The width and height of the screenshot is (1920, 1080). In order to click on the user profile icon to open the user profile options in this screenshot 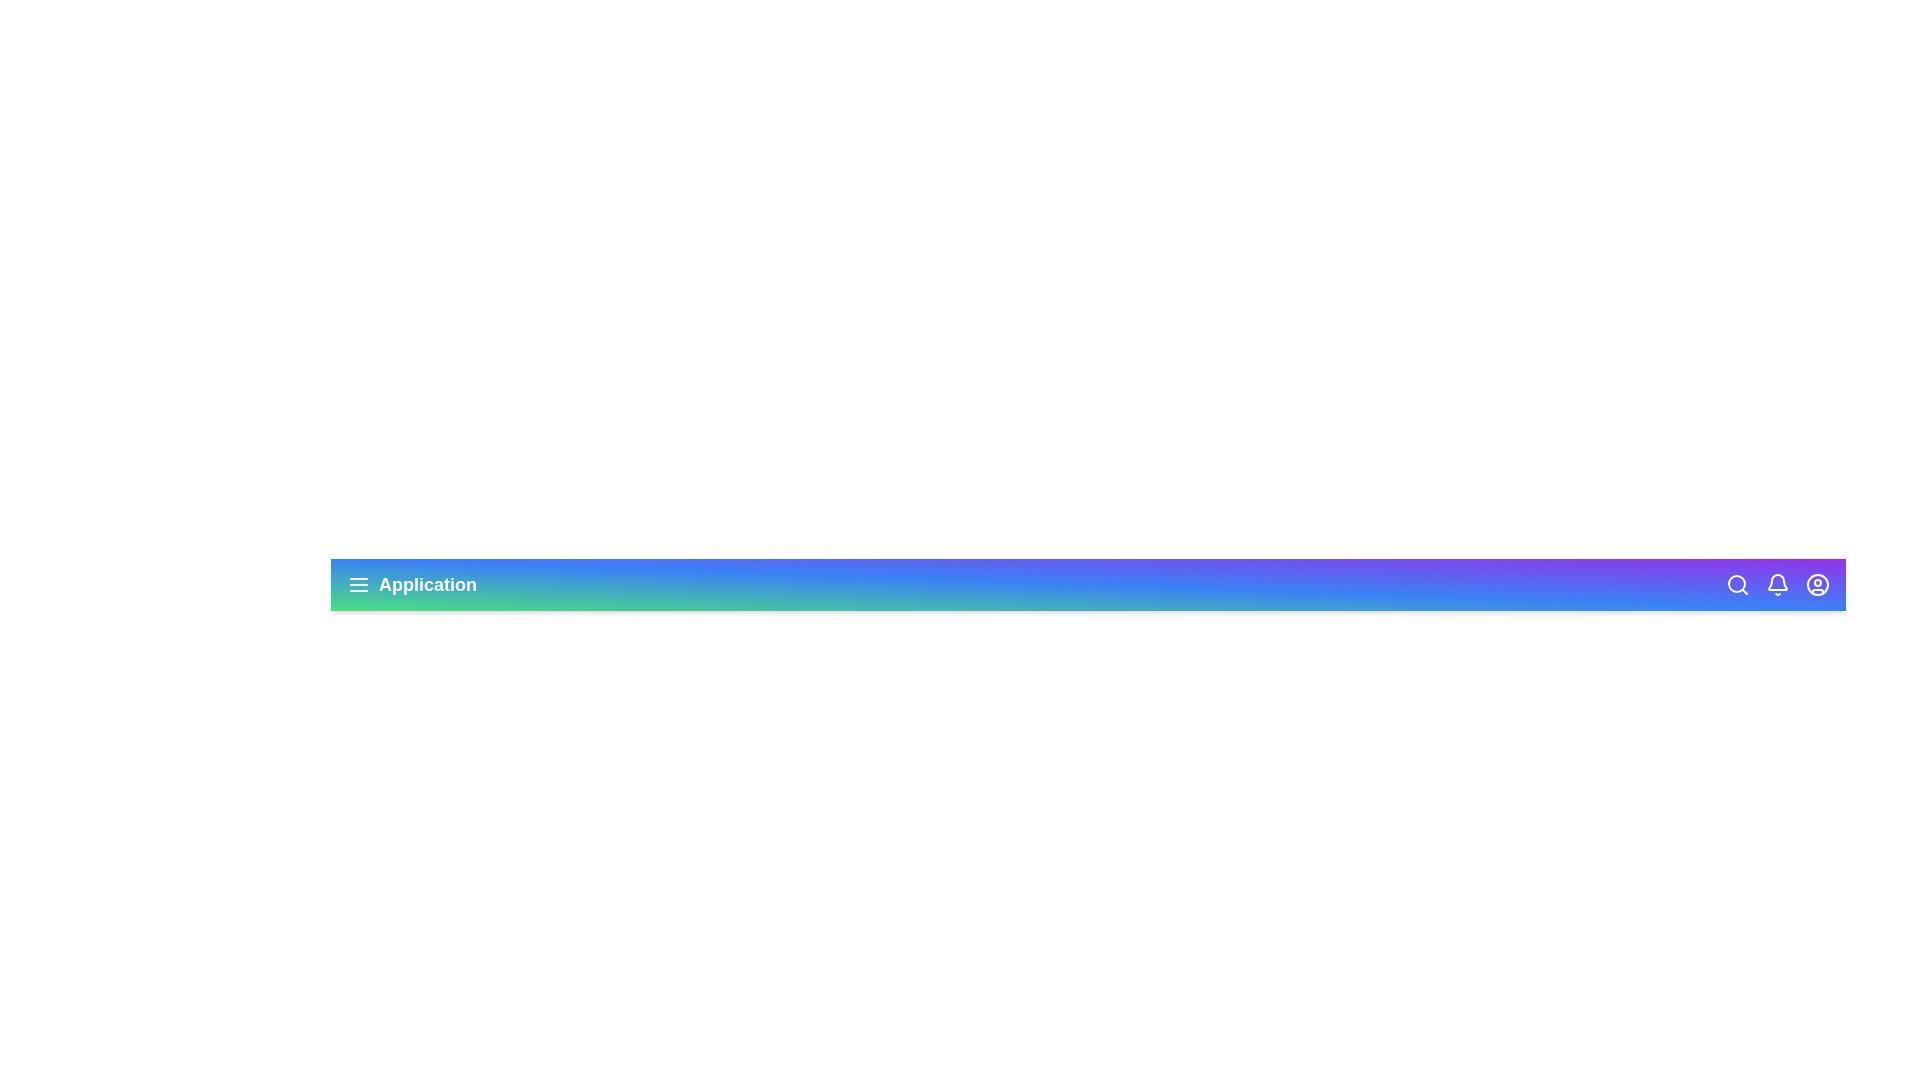, I will do `click(1818, 585)`.